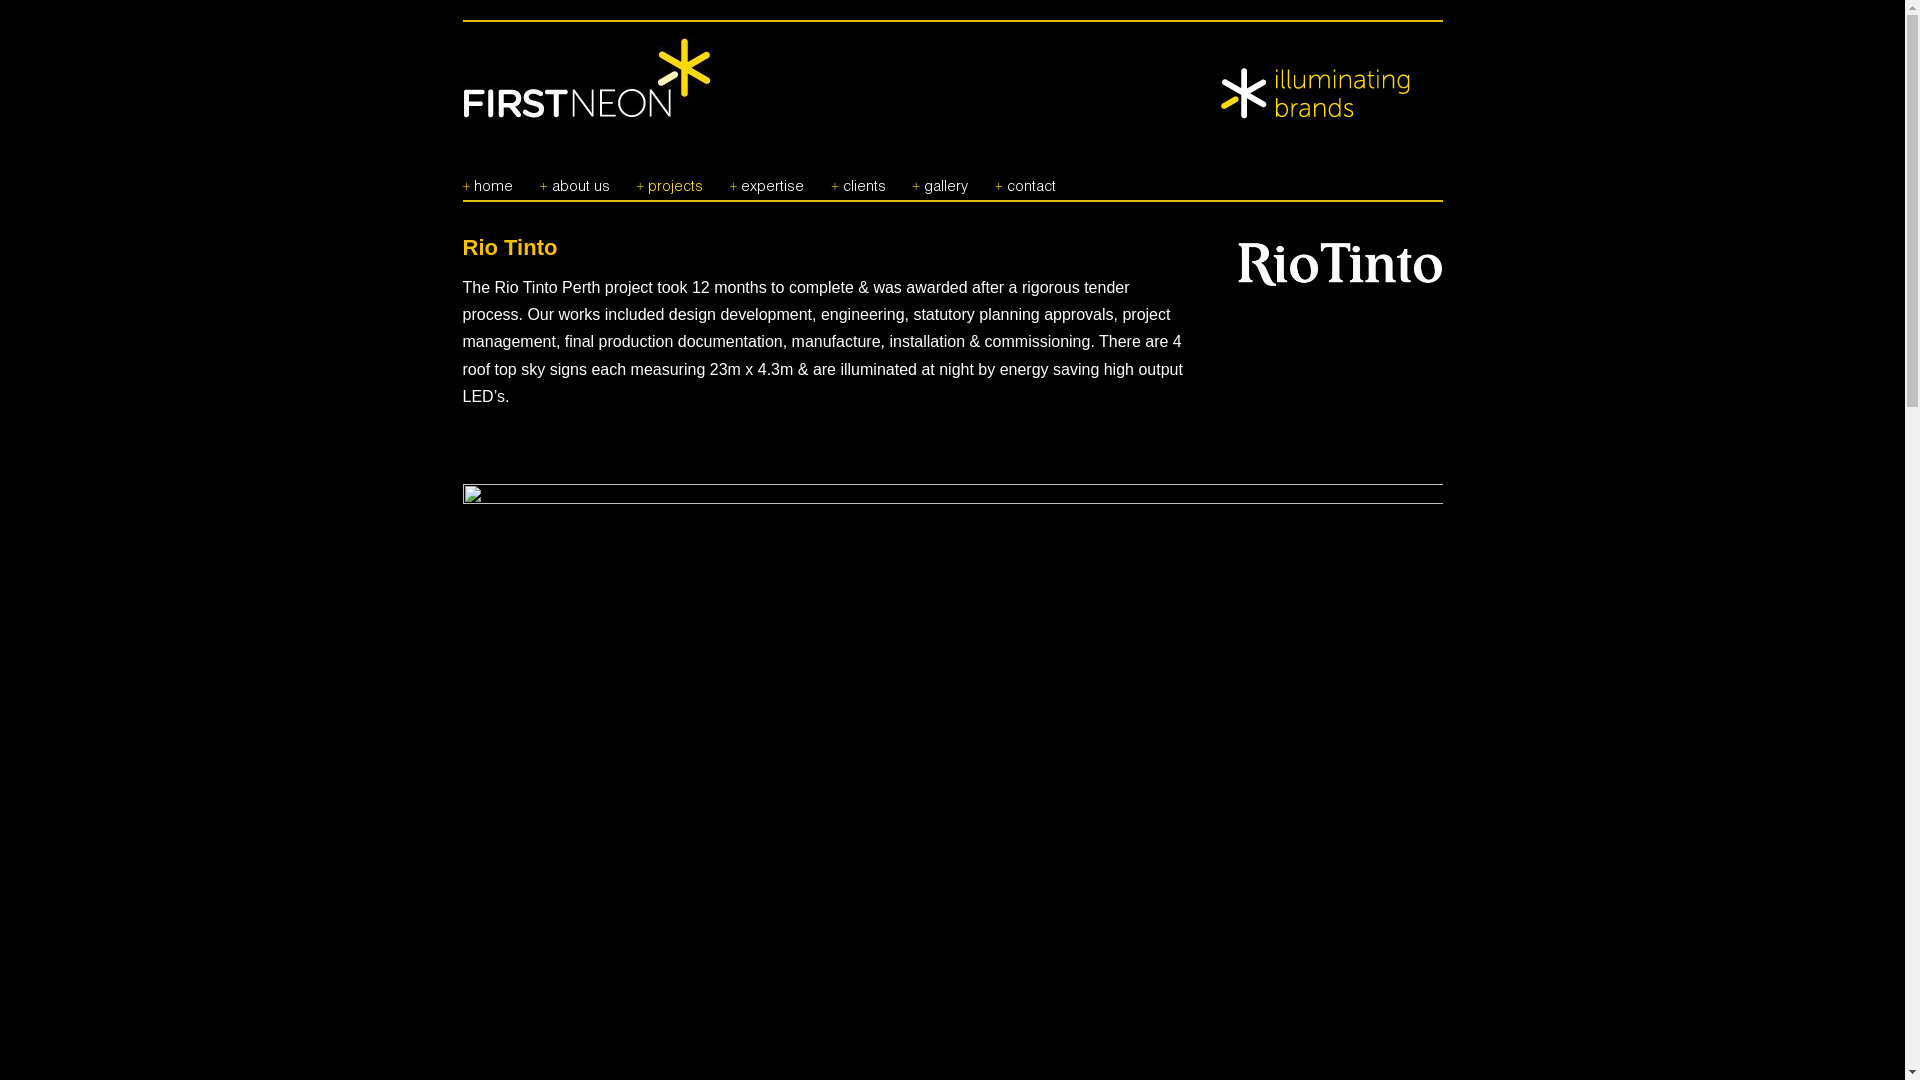 This screenshot has height=1080, width=1920. I want to click on 'projects', so click(634, 178).